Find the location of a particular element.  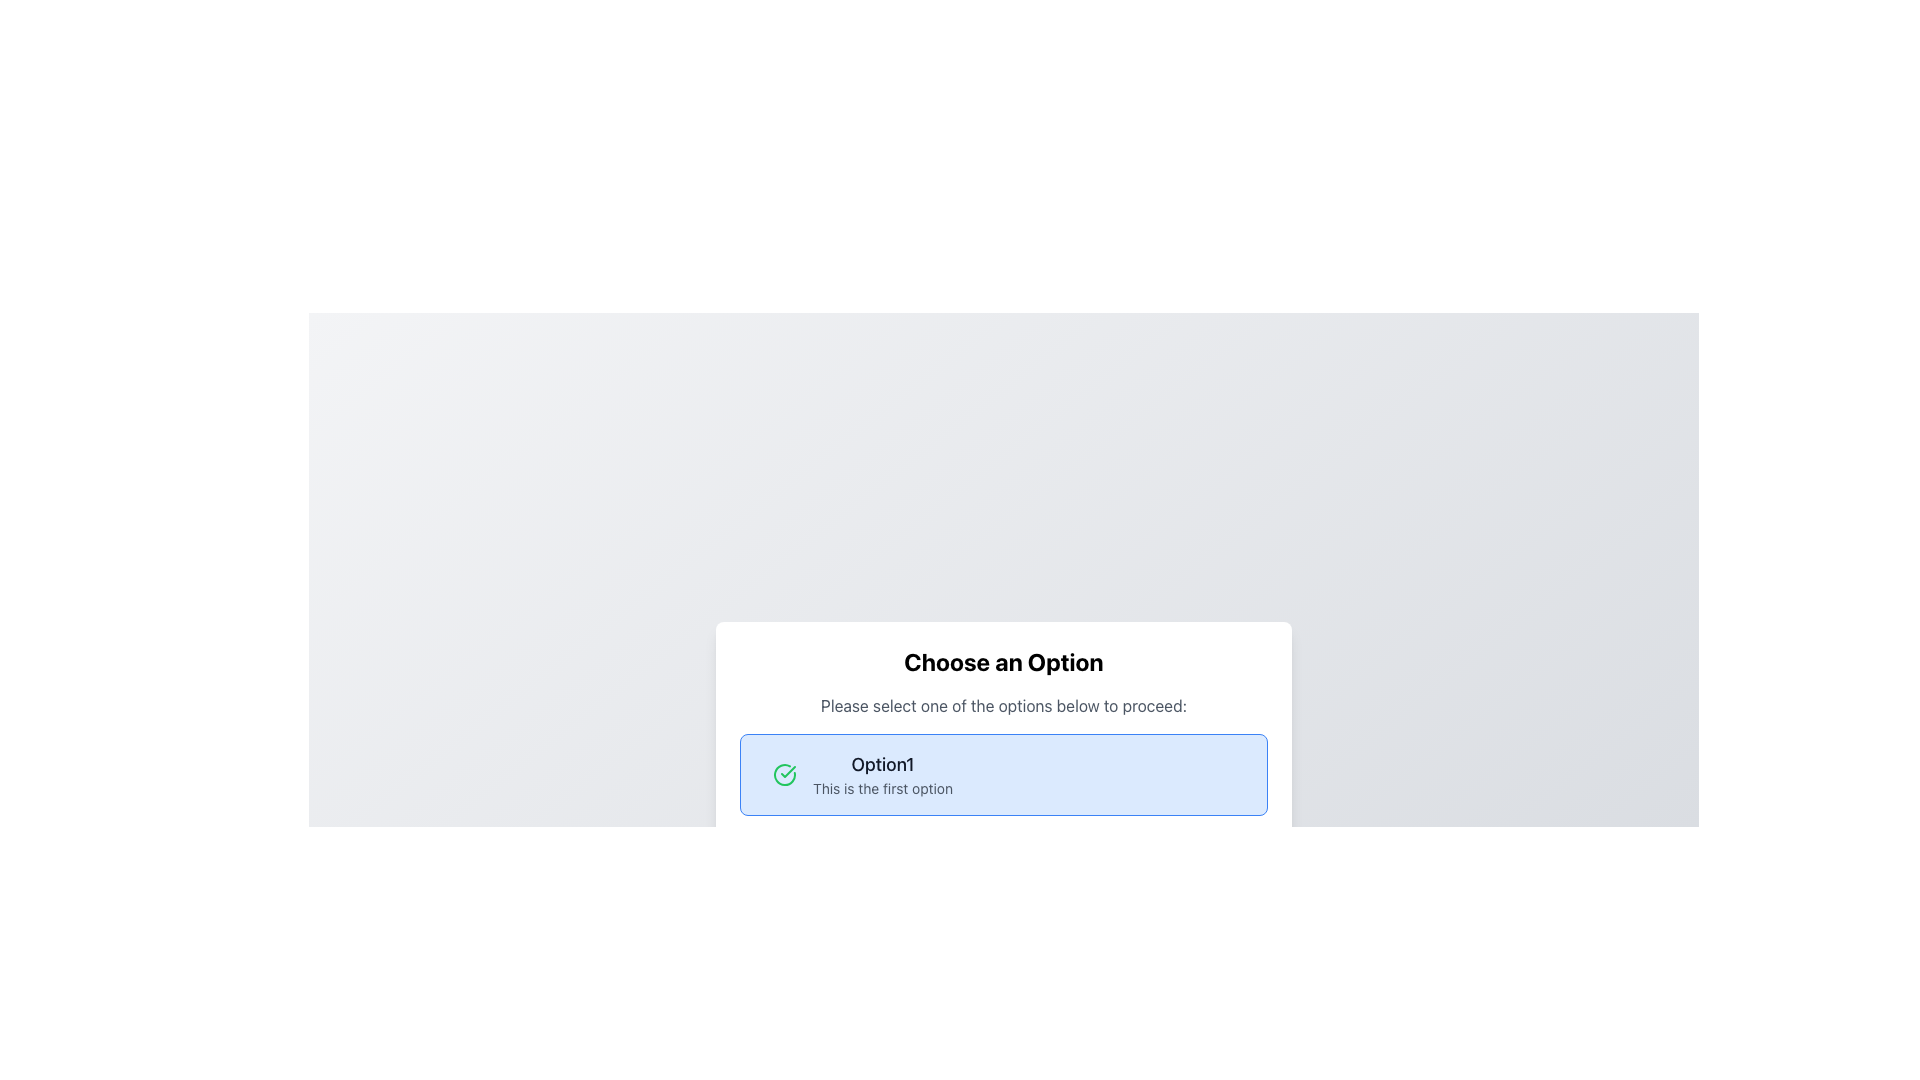

the primary label text for 'Option1' which is located at the center of the highlighted selection option is located at coordinates (882, 764).